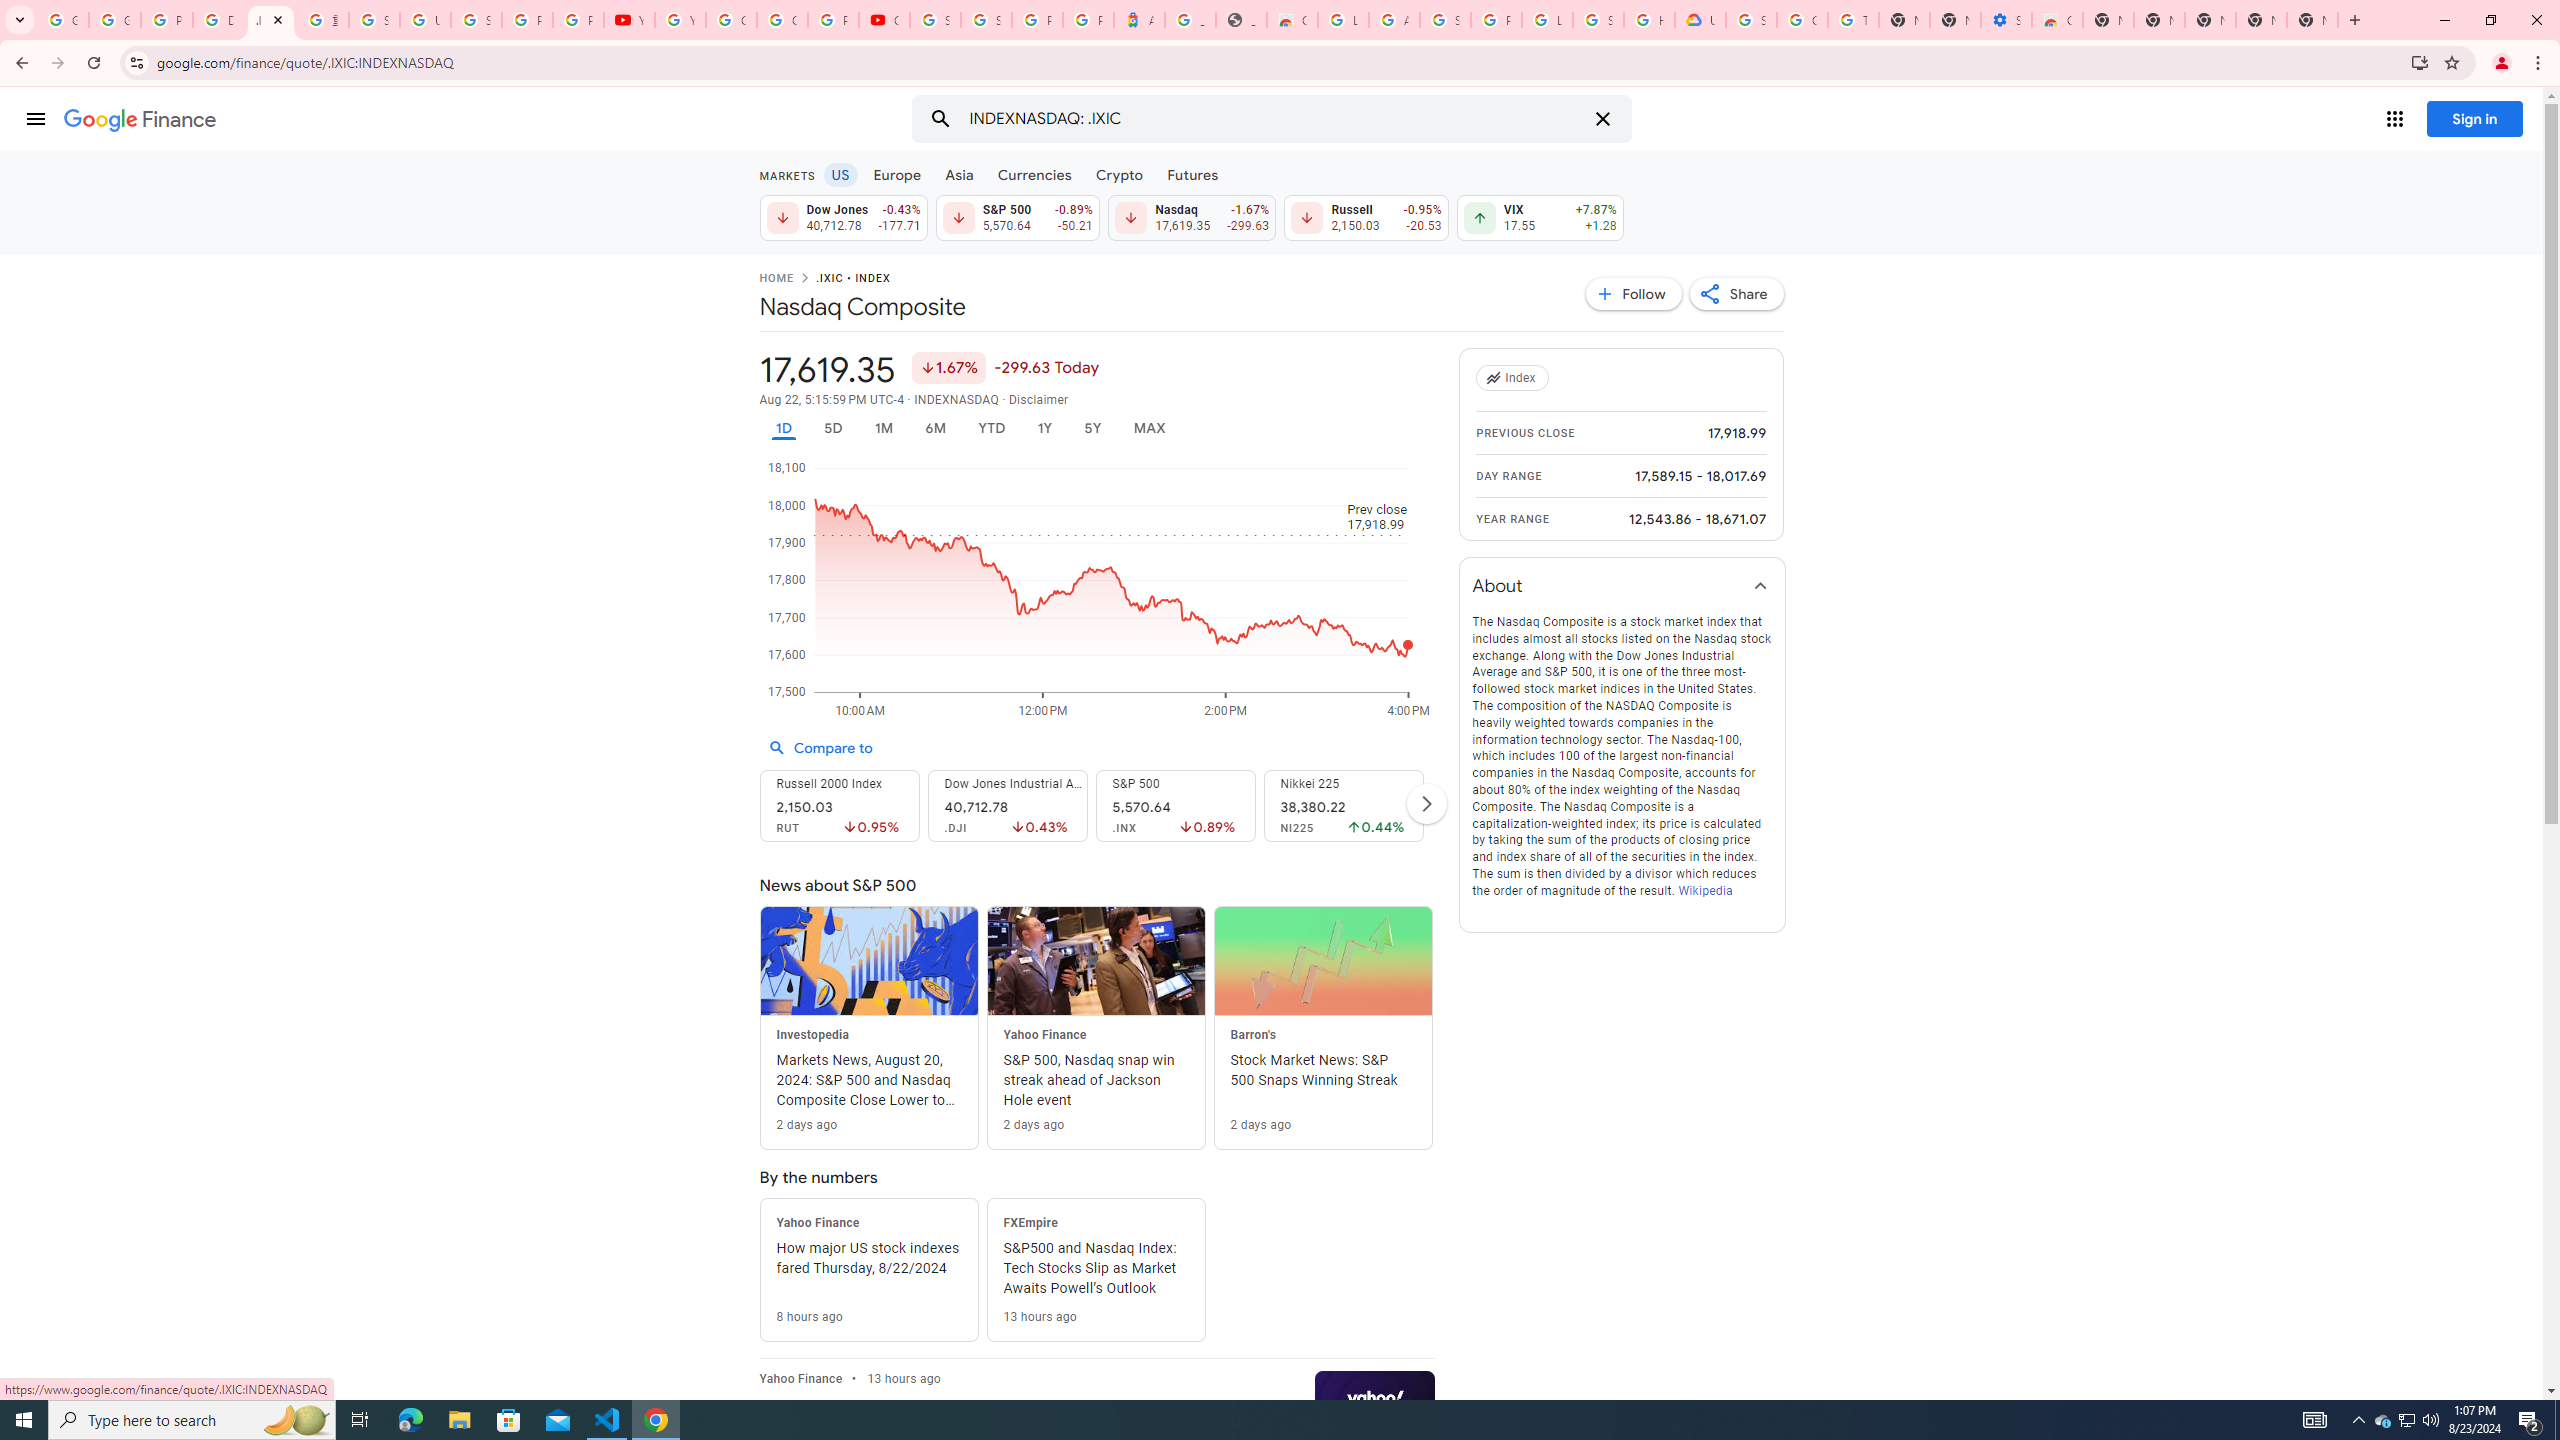  I want to click on 'Finance', so click(139, 119).